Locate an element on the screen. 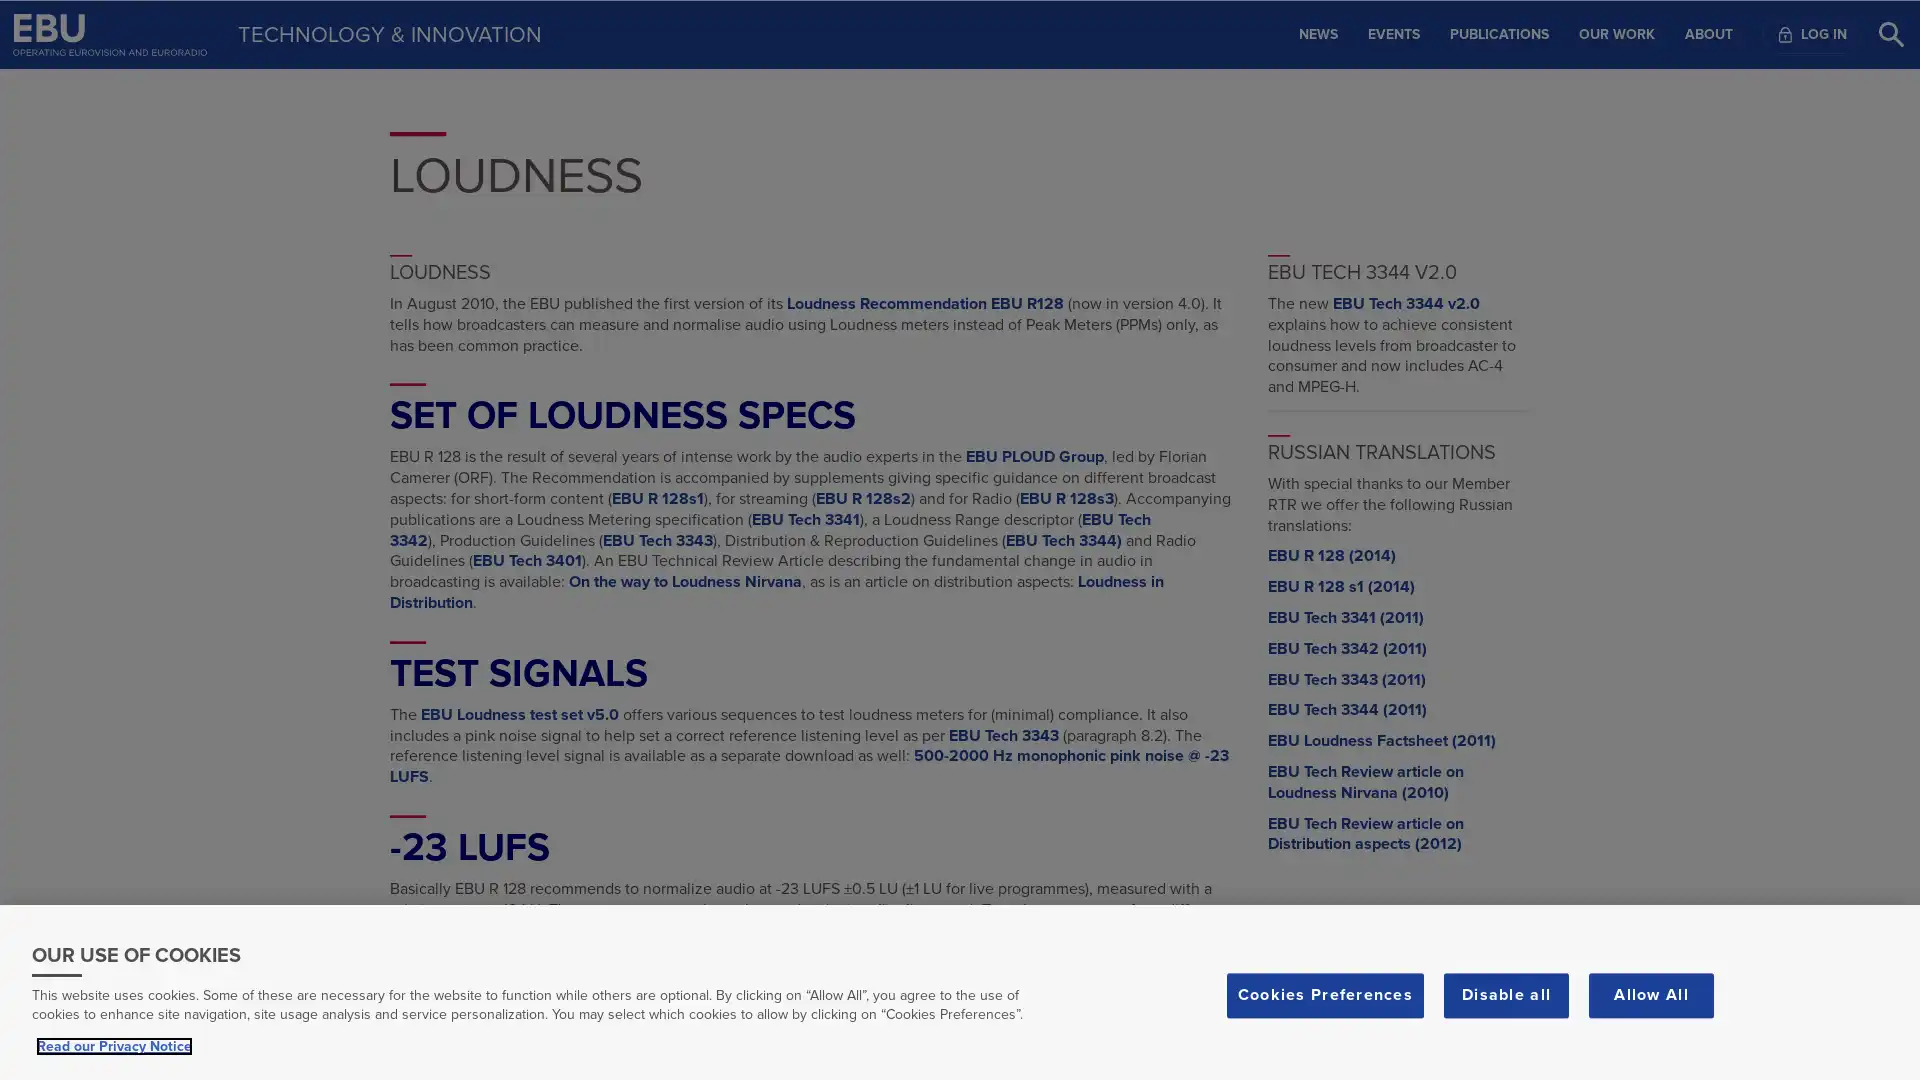 This screenshot has width=1920, height=1080. Disable all is located at coordinates (1506, 995).